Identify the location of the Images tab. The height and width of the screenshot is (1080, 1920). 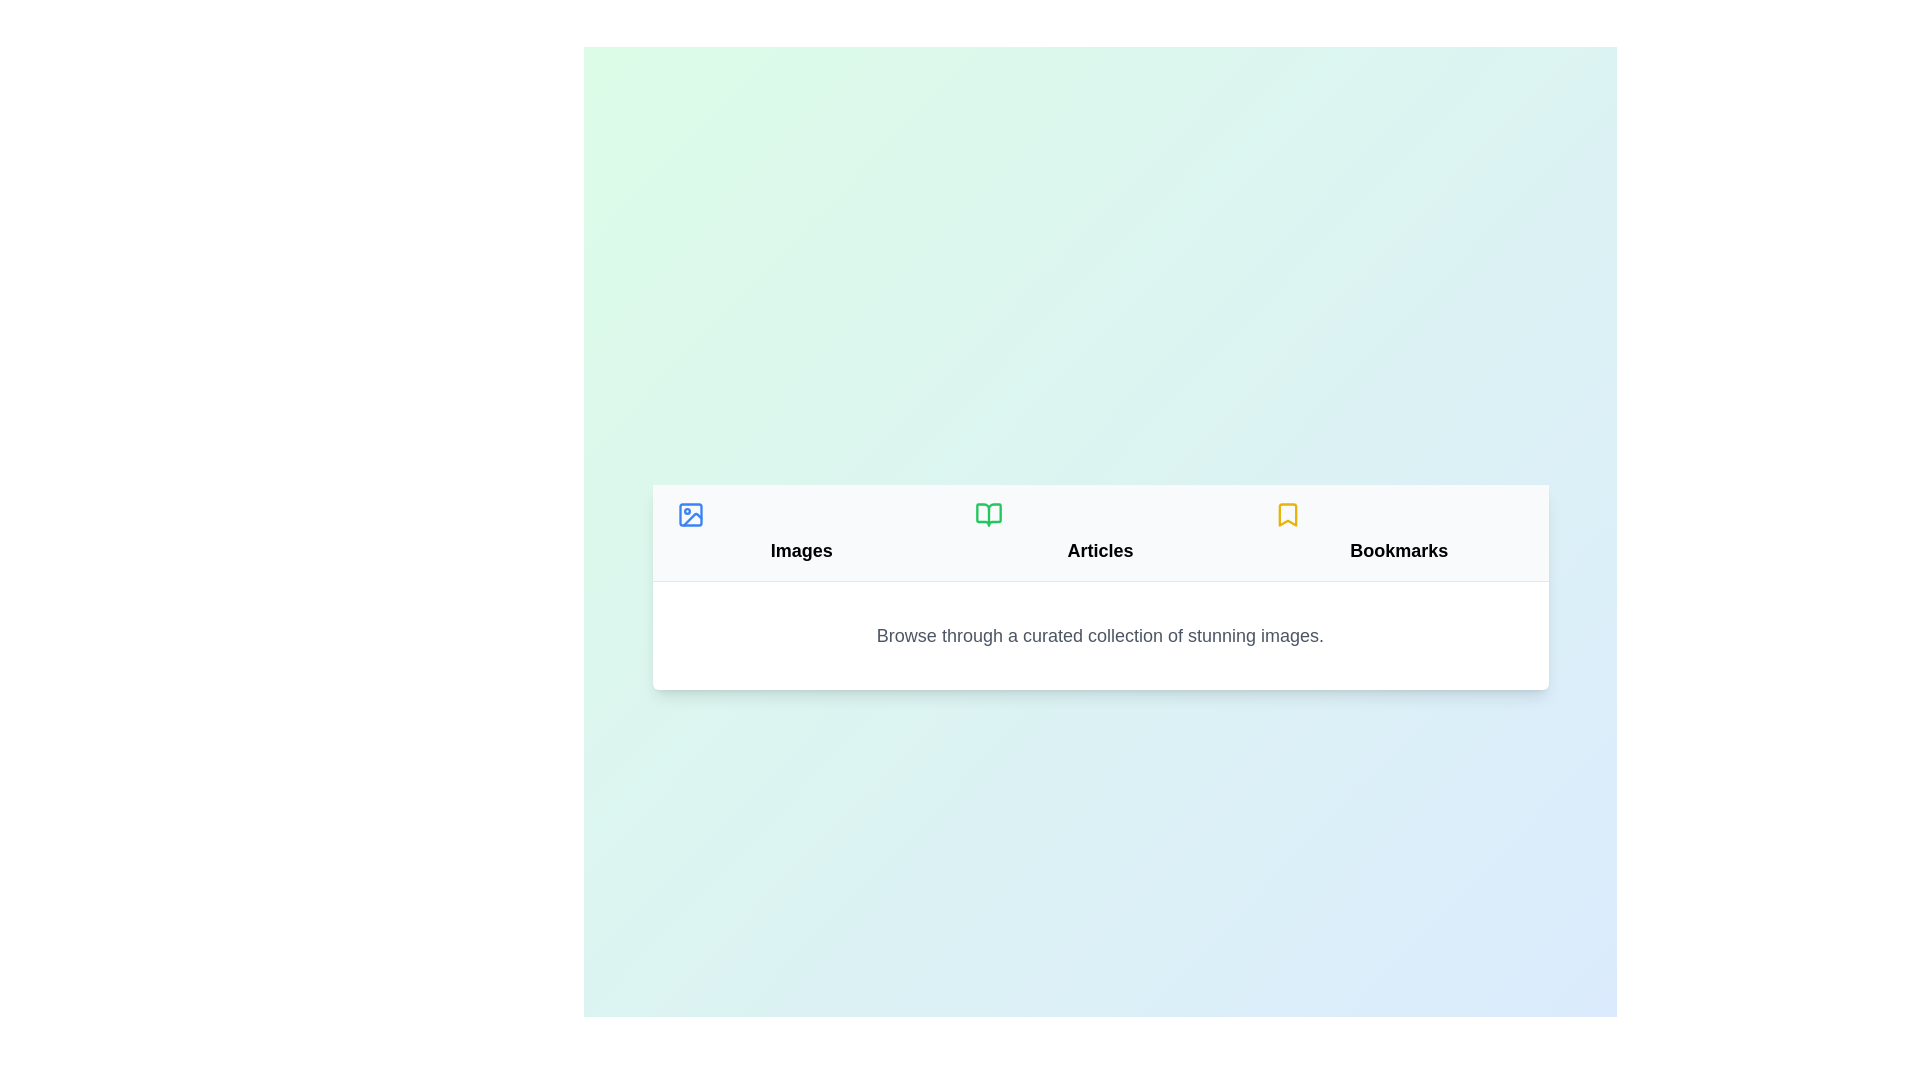
(801, 531).